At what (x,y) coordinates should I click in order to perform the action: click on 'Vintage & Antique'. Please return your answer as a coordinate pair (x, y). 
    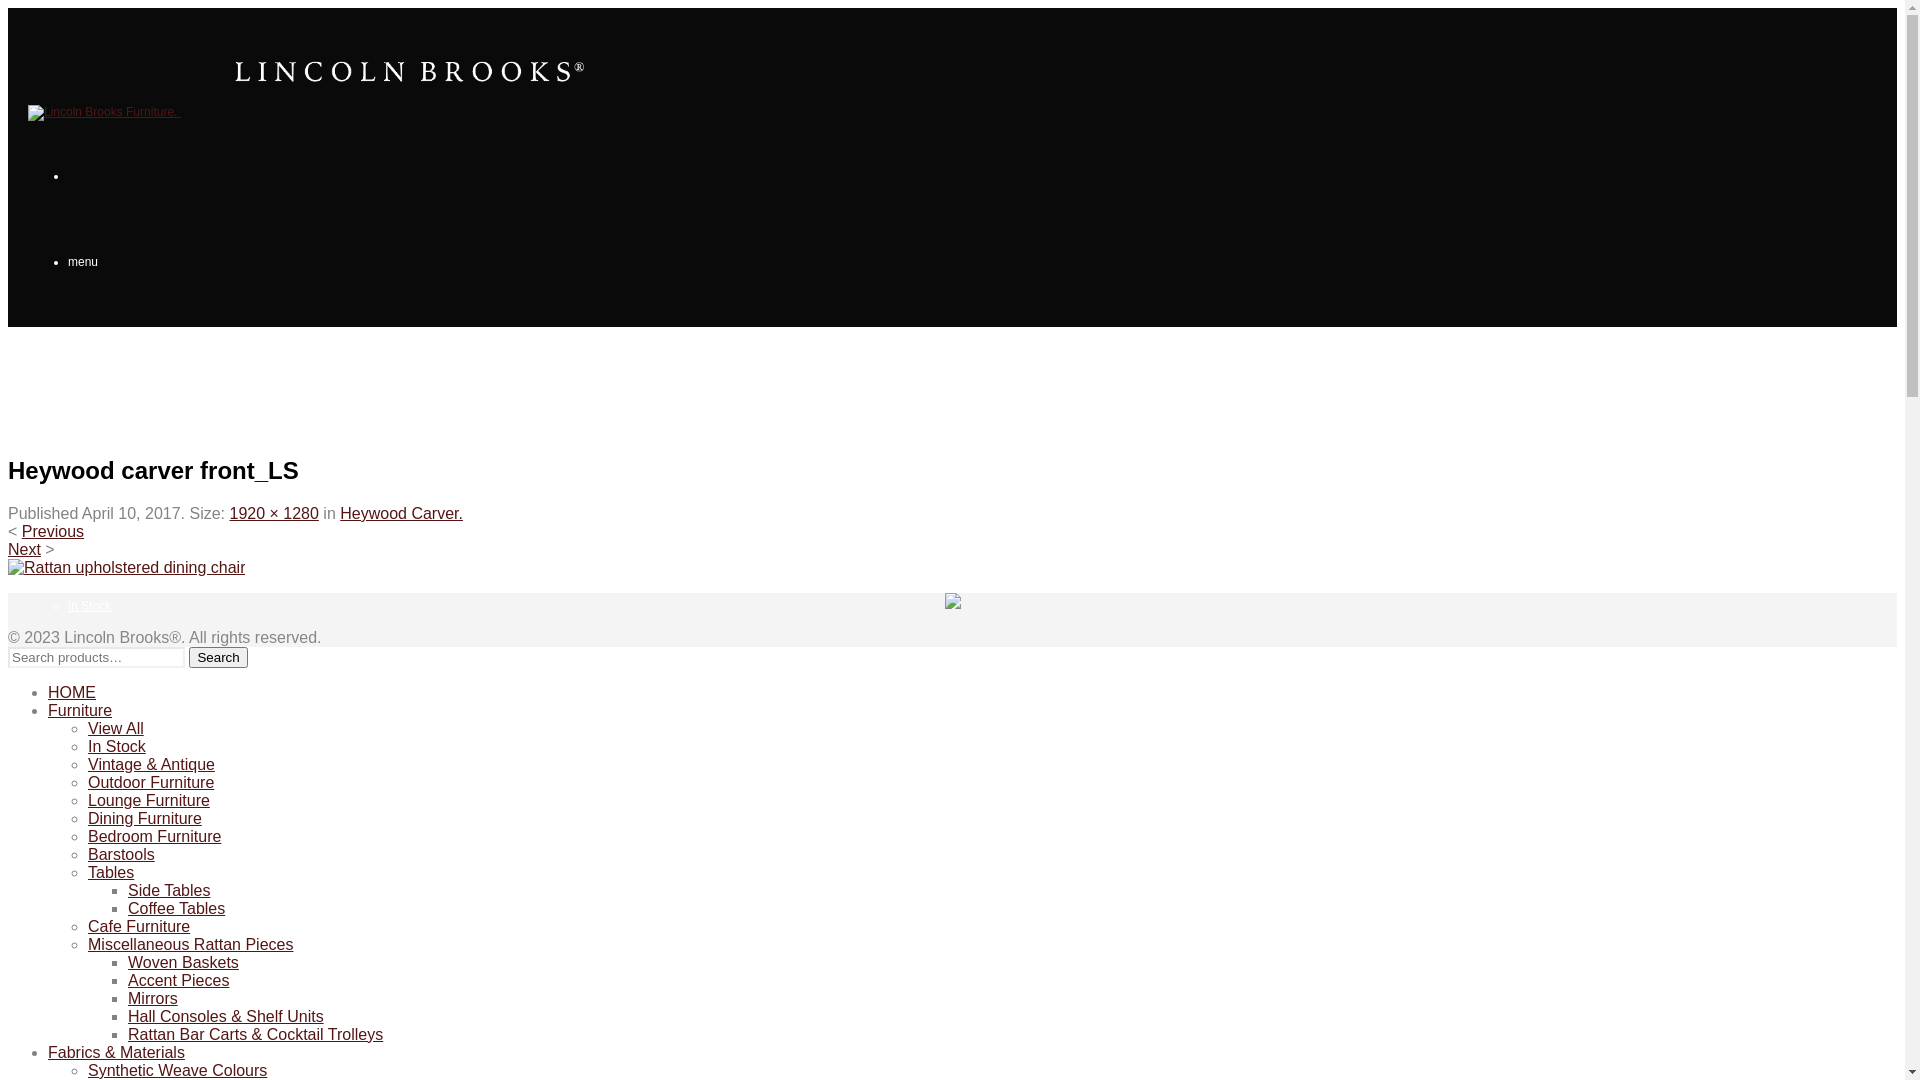
    Looking at the image, I should click on (150, 764).